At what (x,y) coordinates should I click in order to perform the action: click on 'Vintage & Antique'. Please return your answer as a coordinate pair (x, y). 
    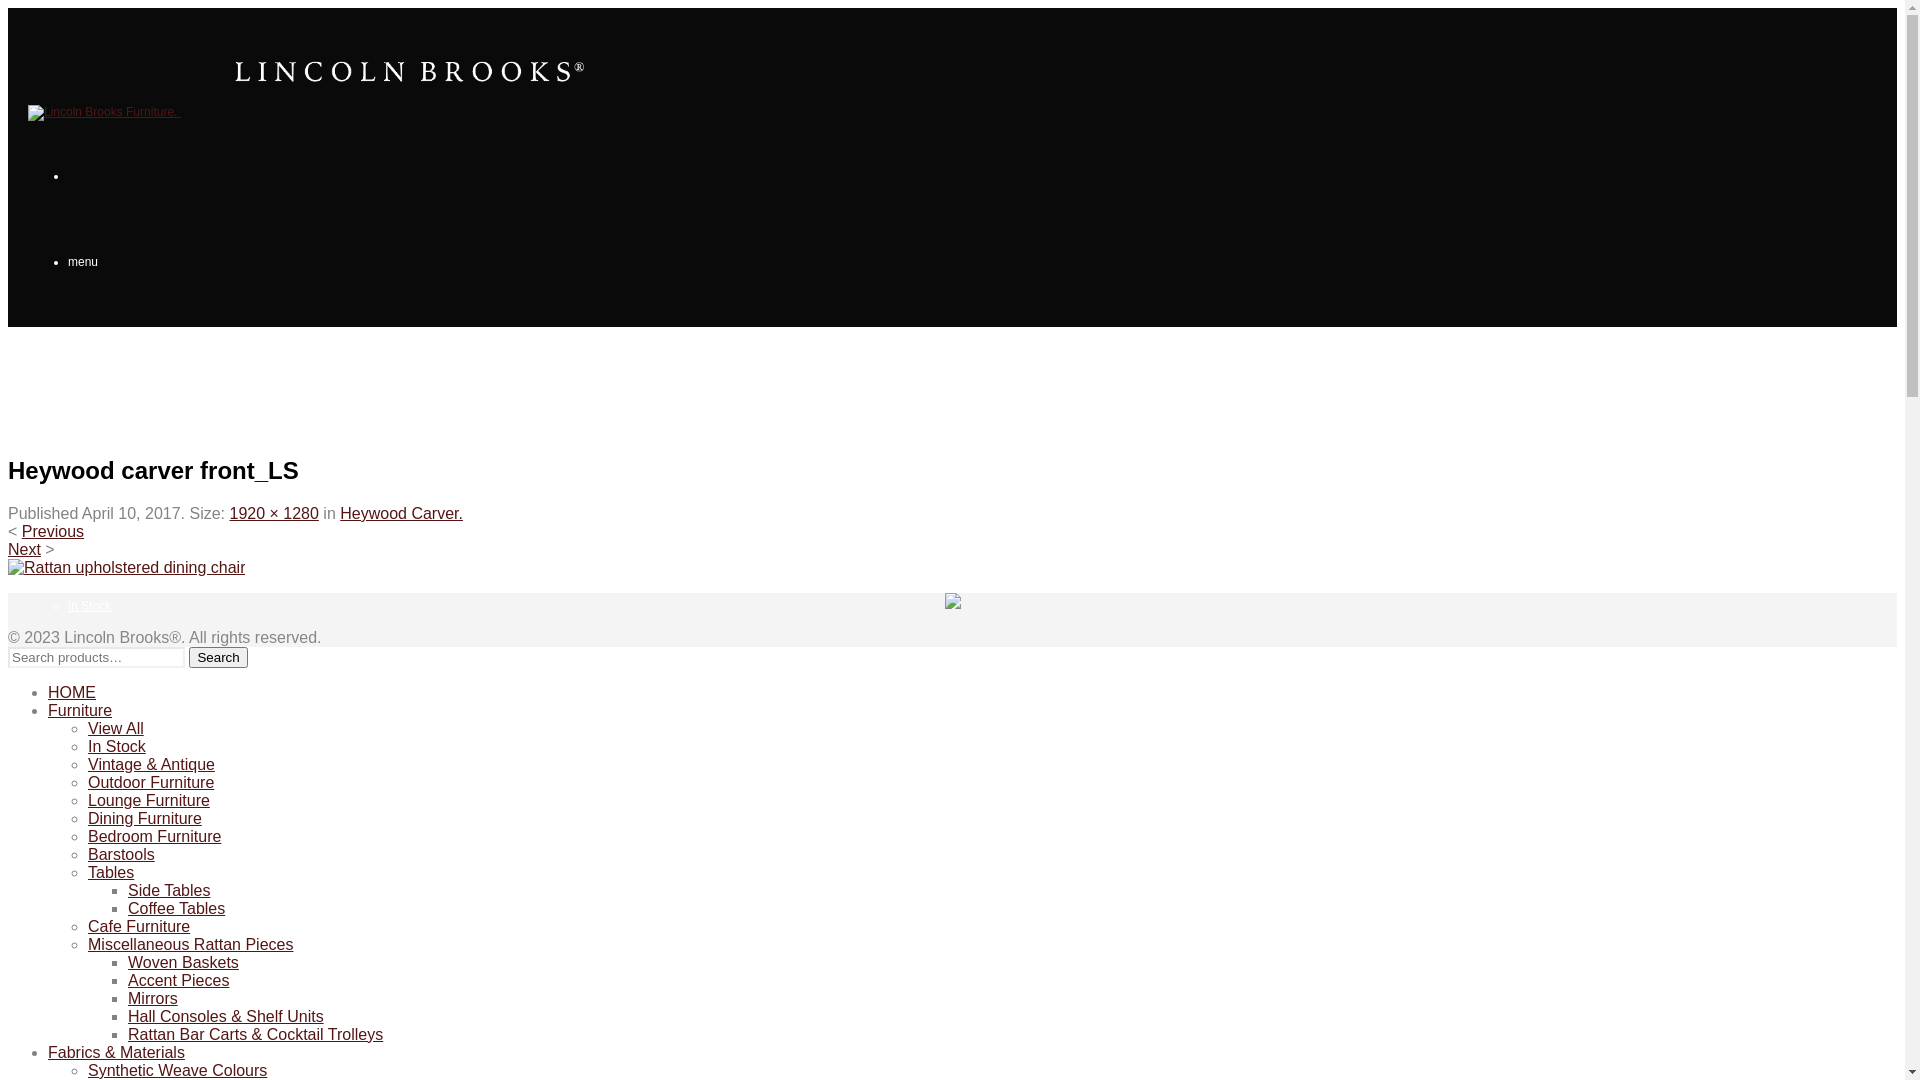
    Looking at the image, I should click on (150, 764).